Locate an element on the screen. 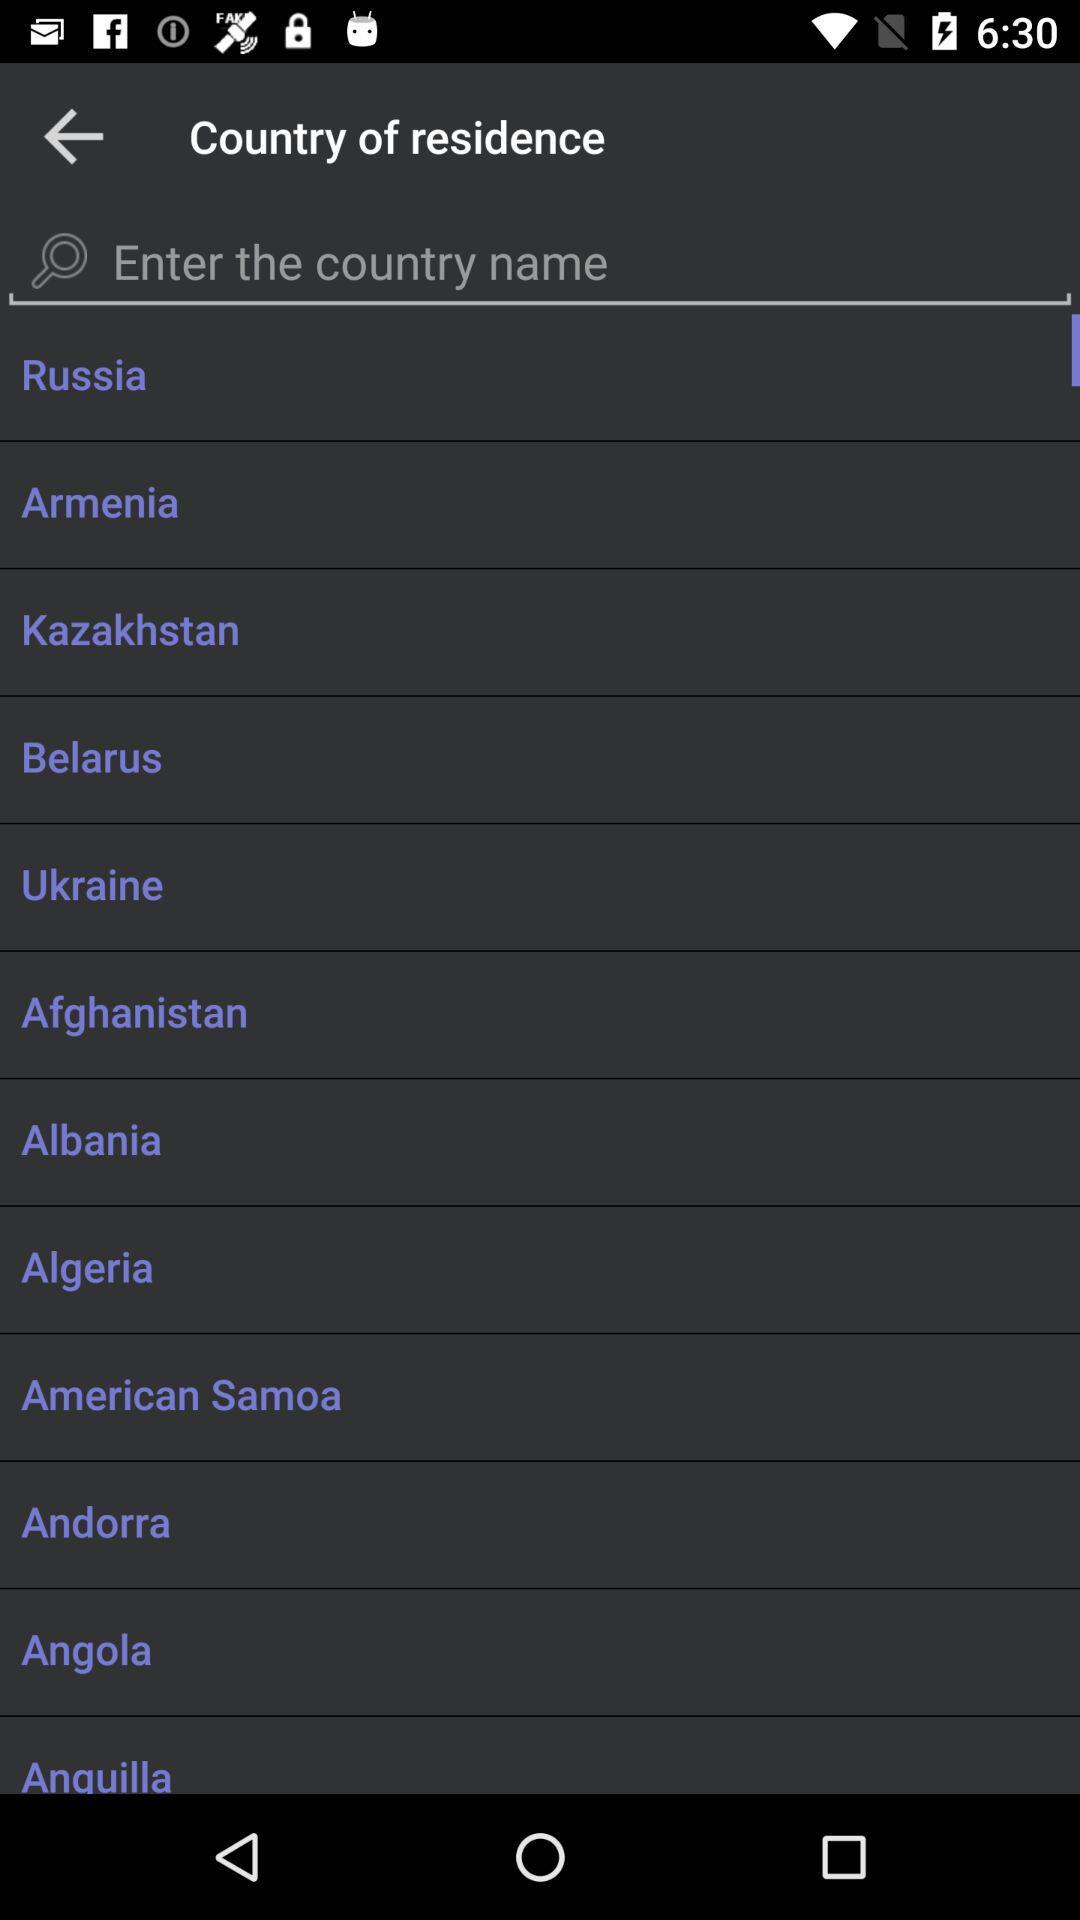 The width and height of the screenshot is (1080, 1920). go back is located at coordinates (72, 135).